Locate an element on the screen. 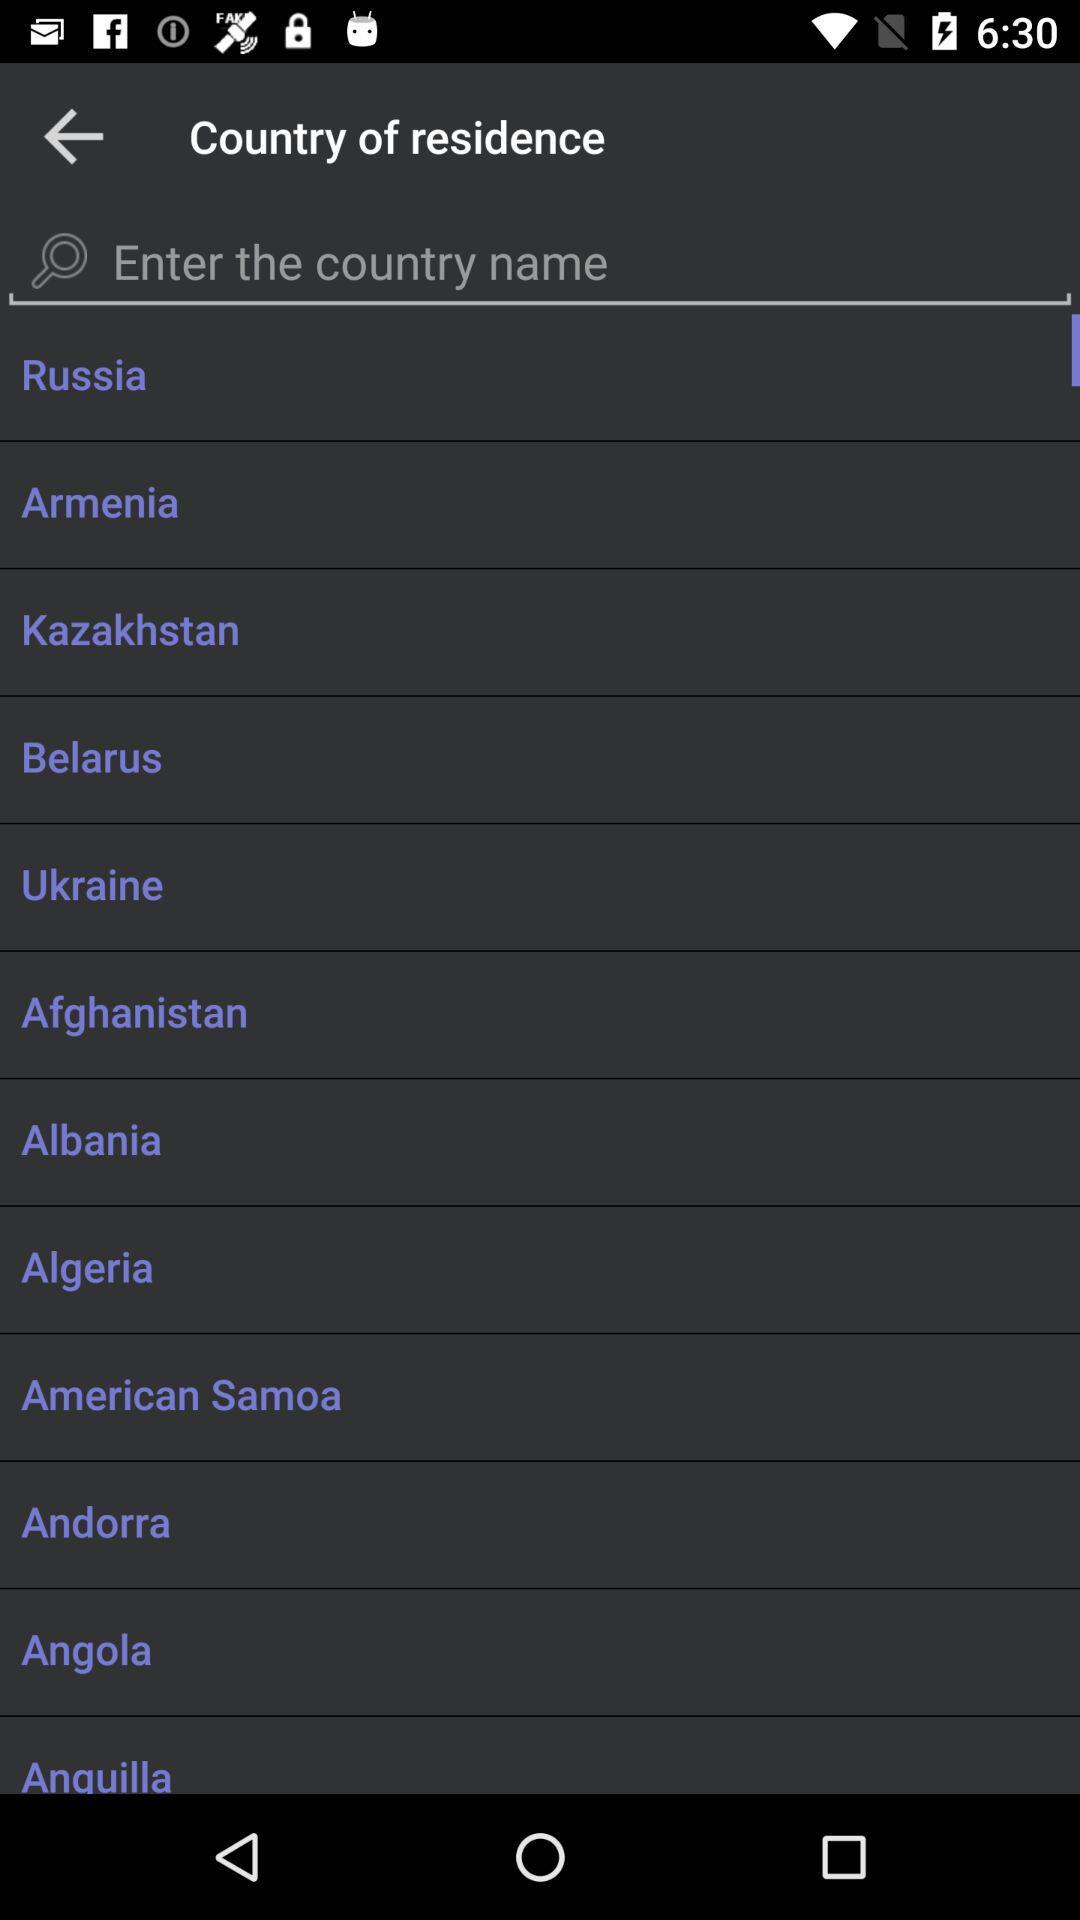 The width and height of the screenshot is (1080, 1920). go back is located at coordinates (72, 135).